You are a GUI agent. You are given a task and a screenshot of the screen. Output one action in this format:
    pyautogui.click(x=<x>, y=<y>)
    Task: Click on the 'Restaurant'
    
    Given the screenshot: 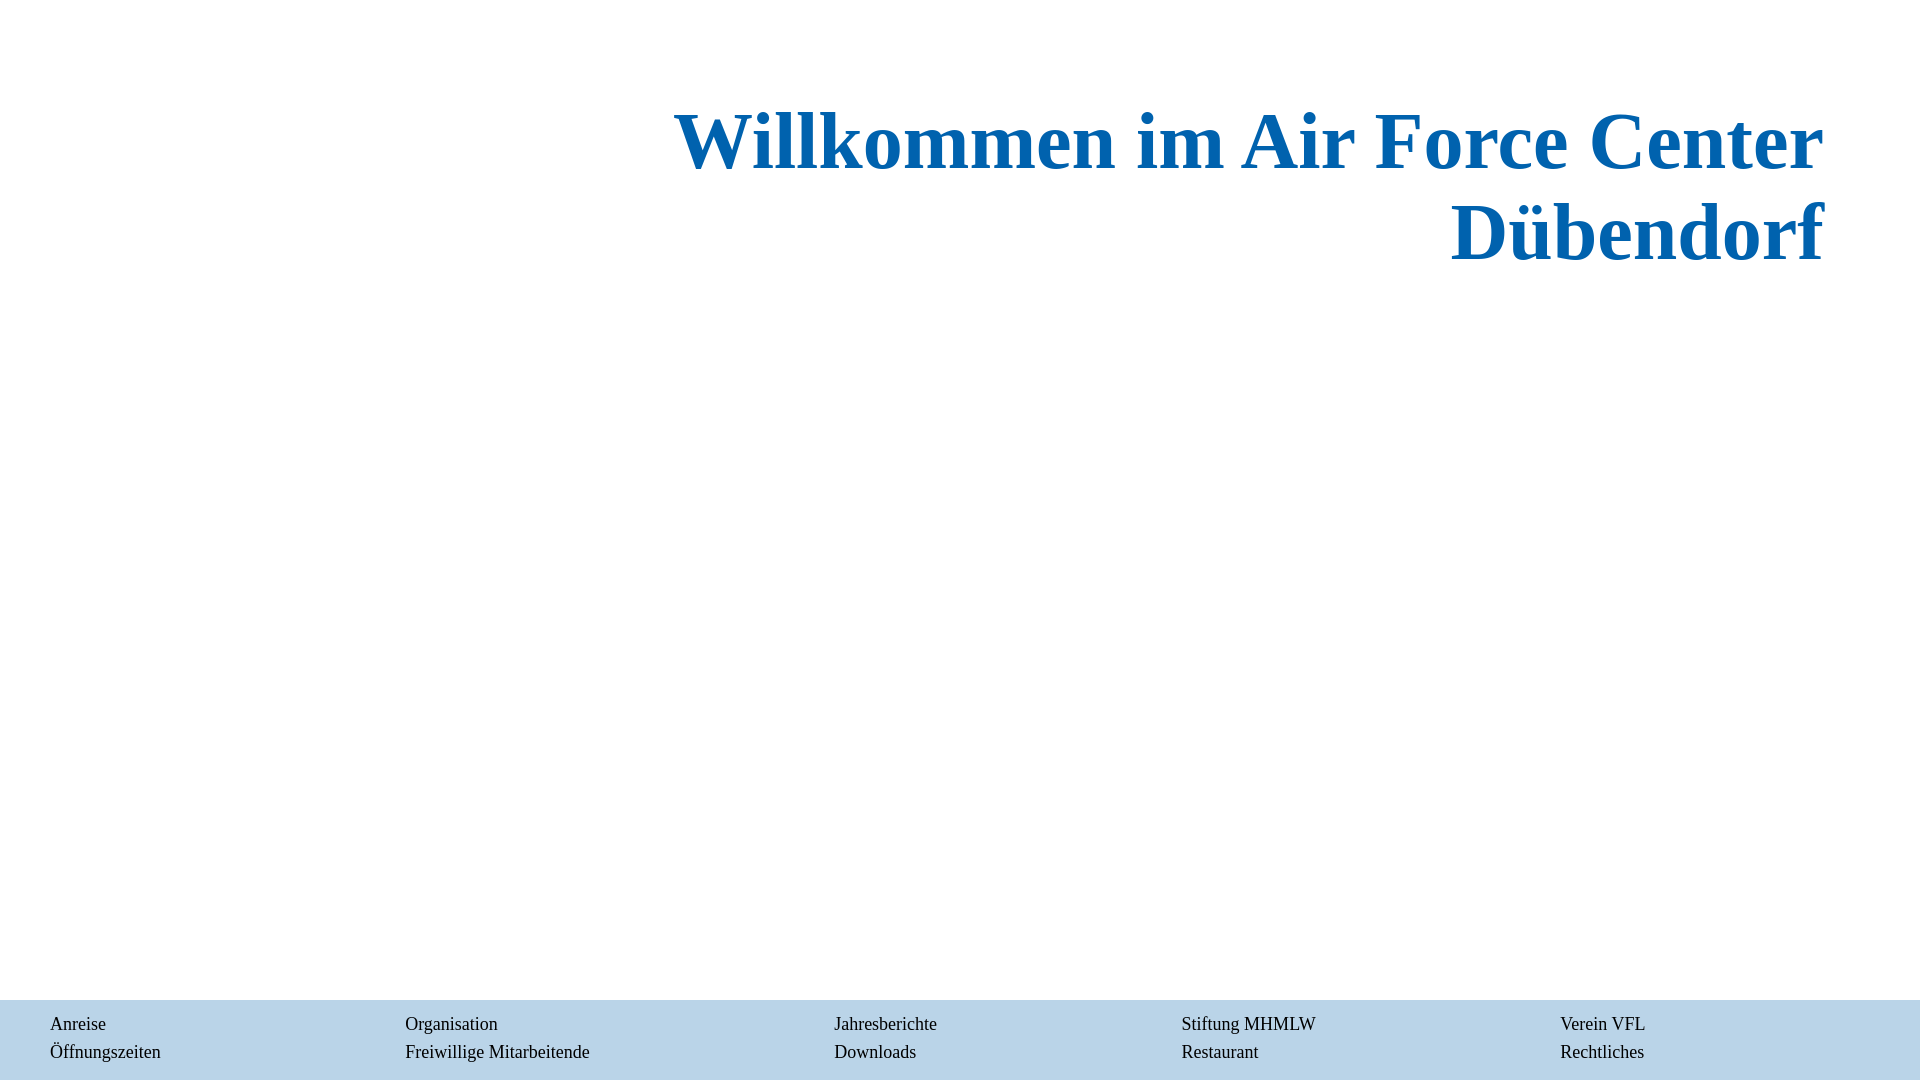 What is the action you would take?
    pyautogui.click(x=1219, y=1051)
    